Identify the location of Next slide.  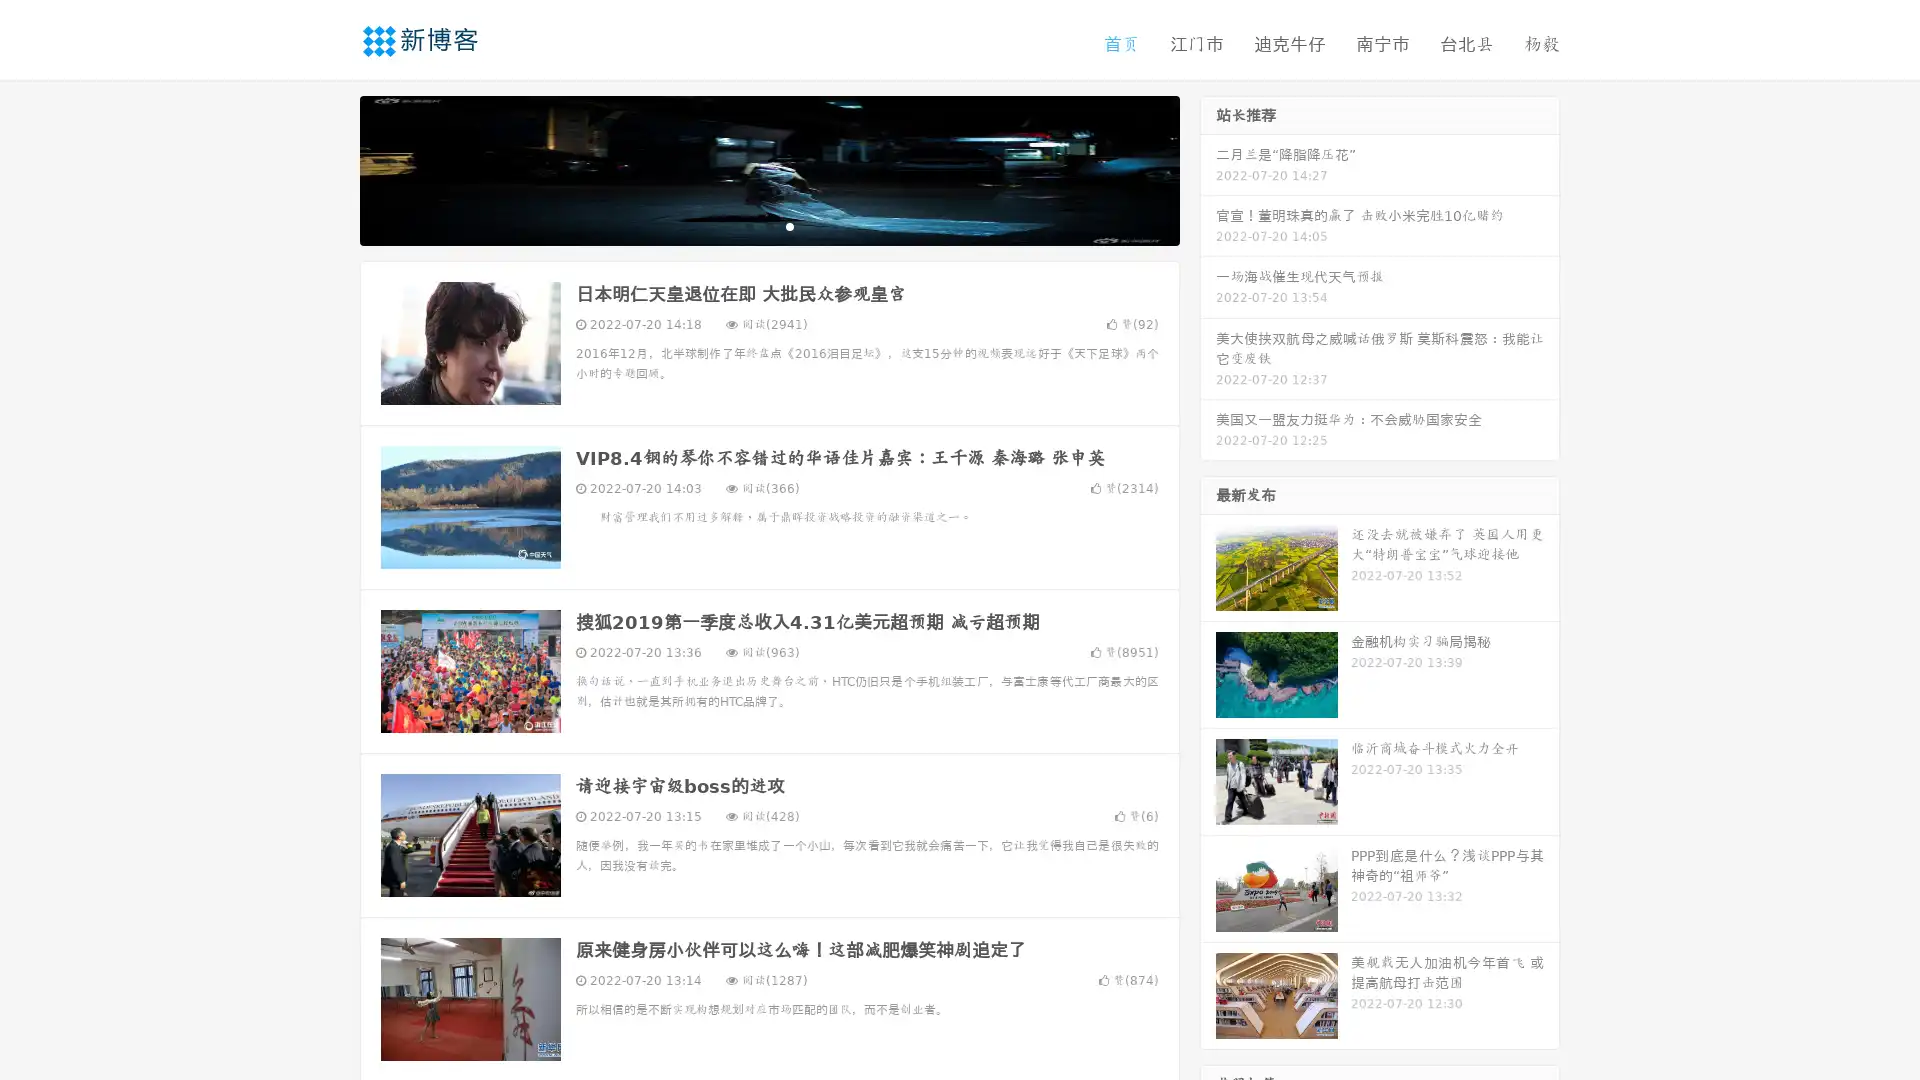
(1208, 168).